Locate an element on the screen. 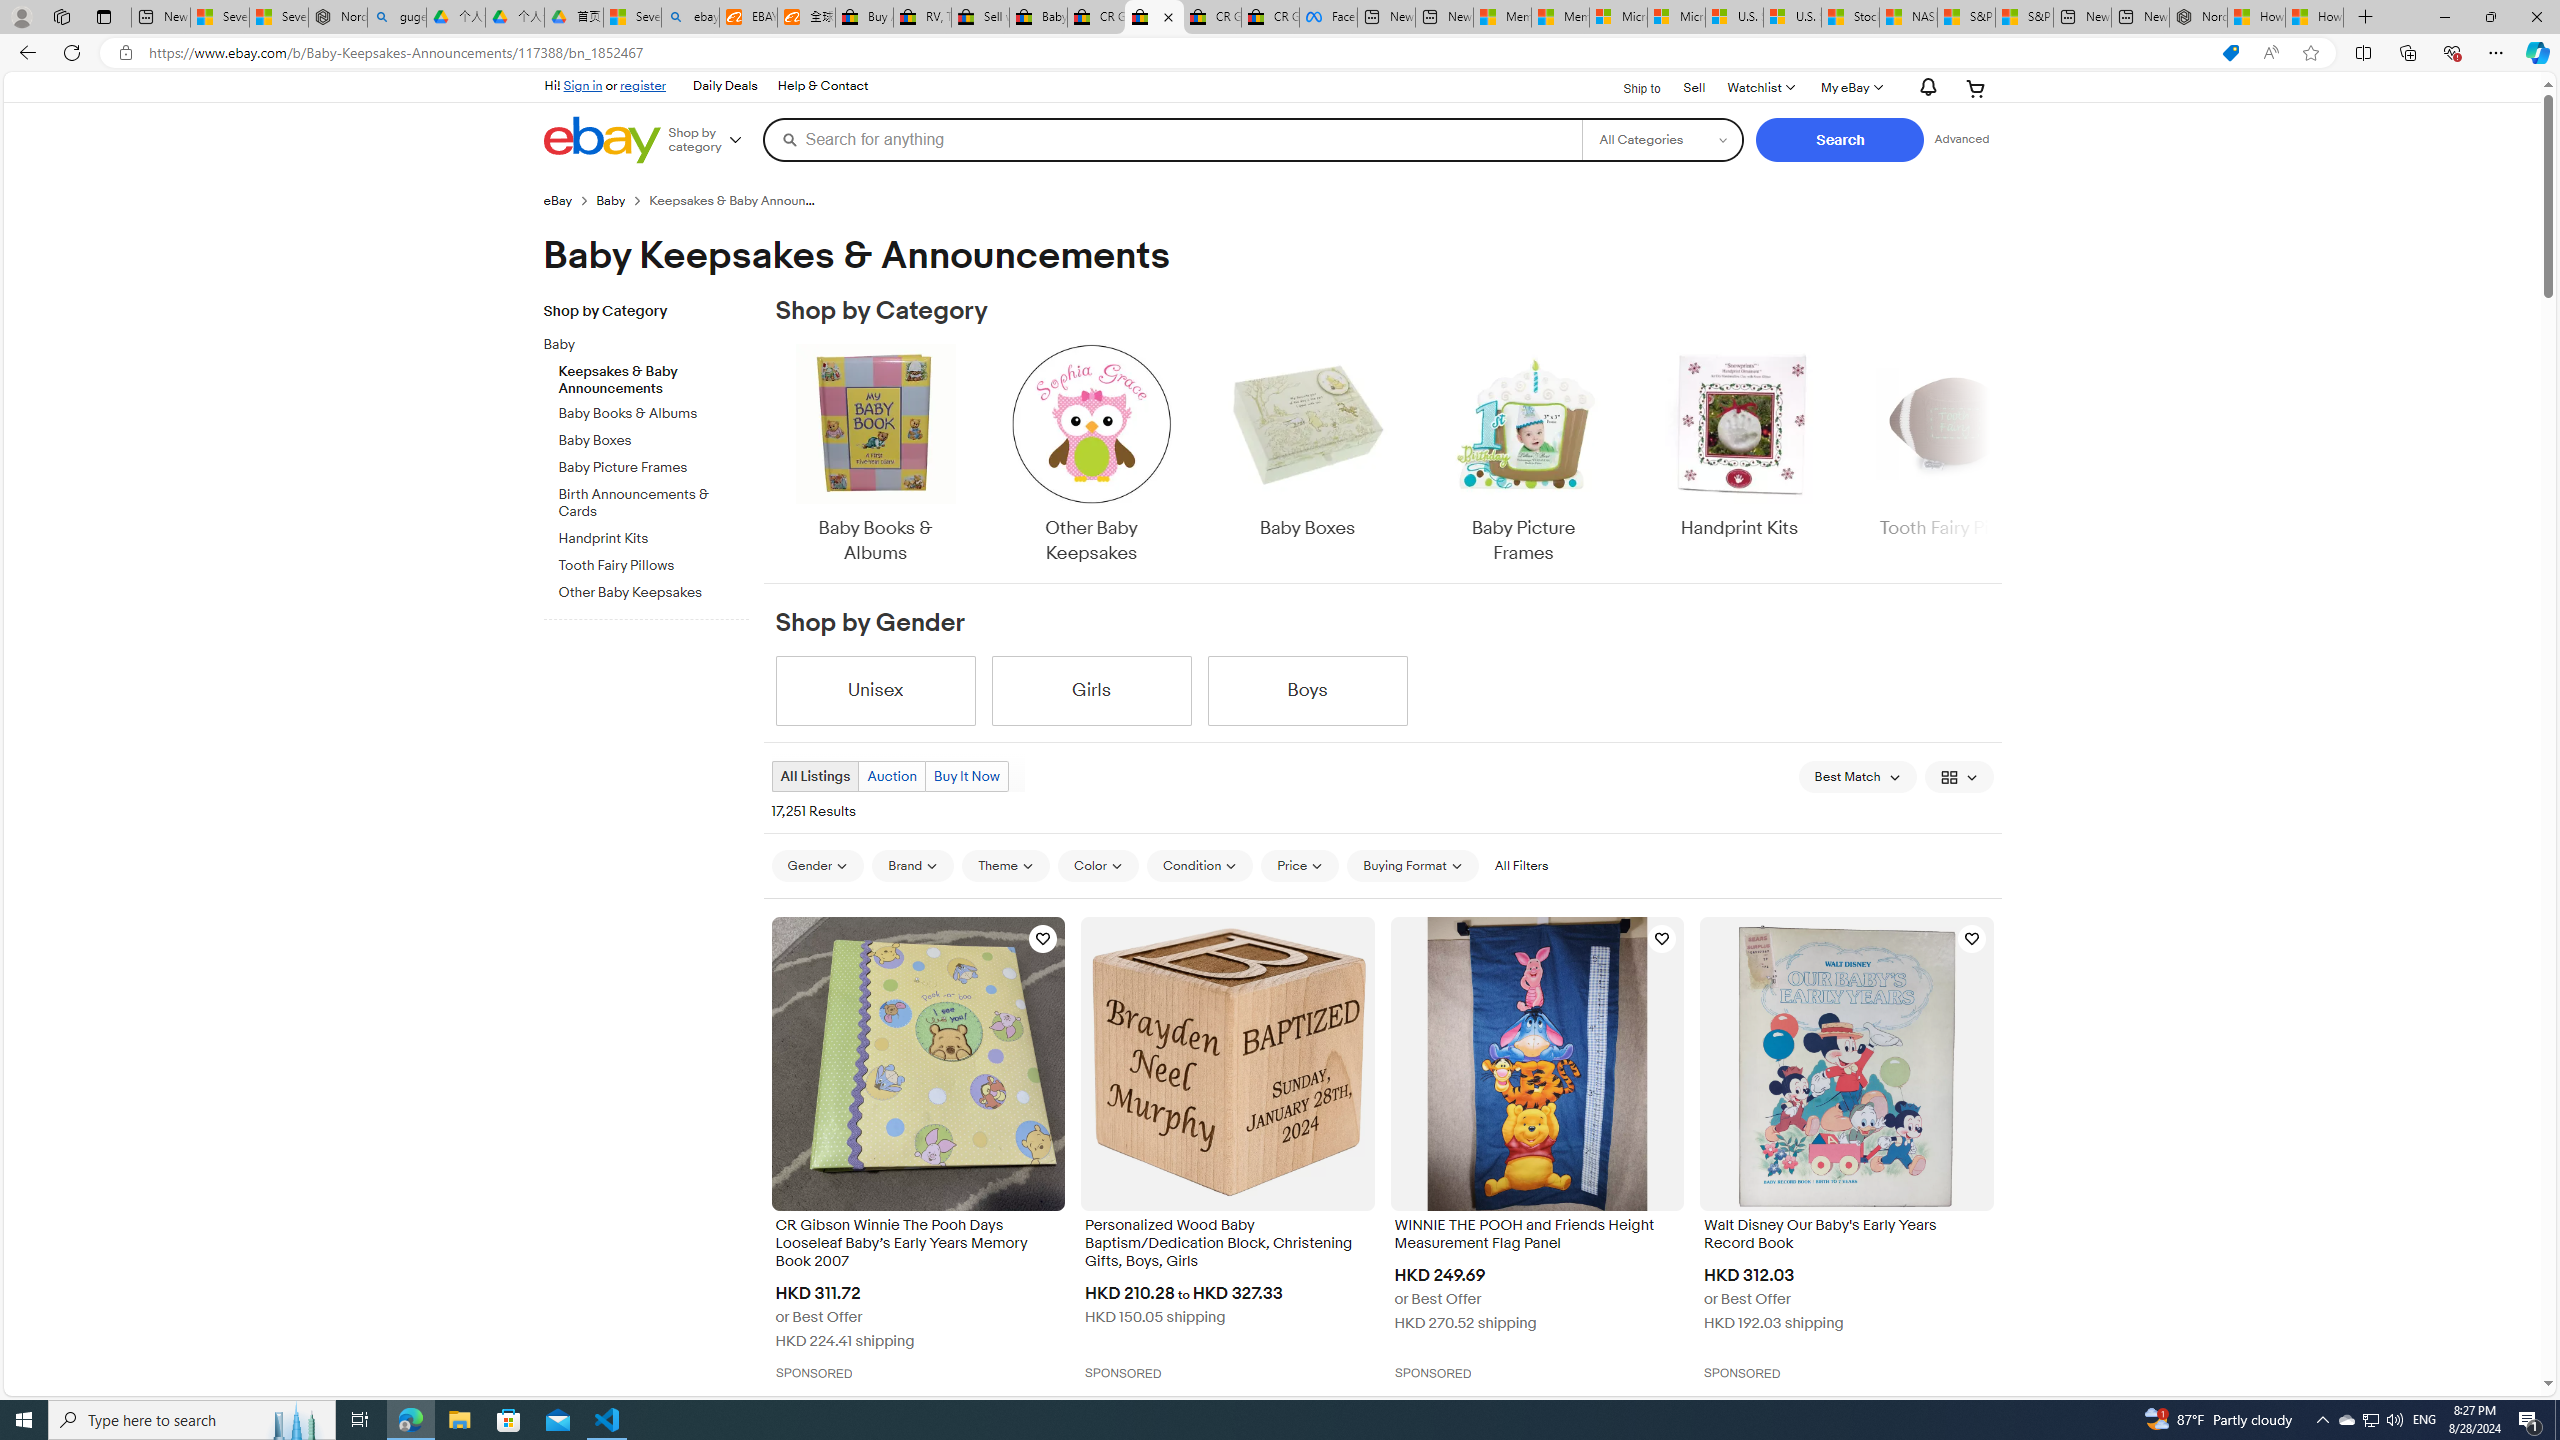 This screenshot has height=1440, width=2560. 'Auction' is located at coordinates (892, 775).